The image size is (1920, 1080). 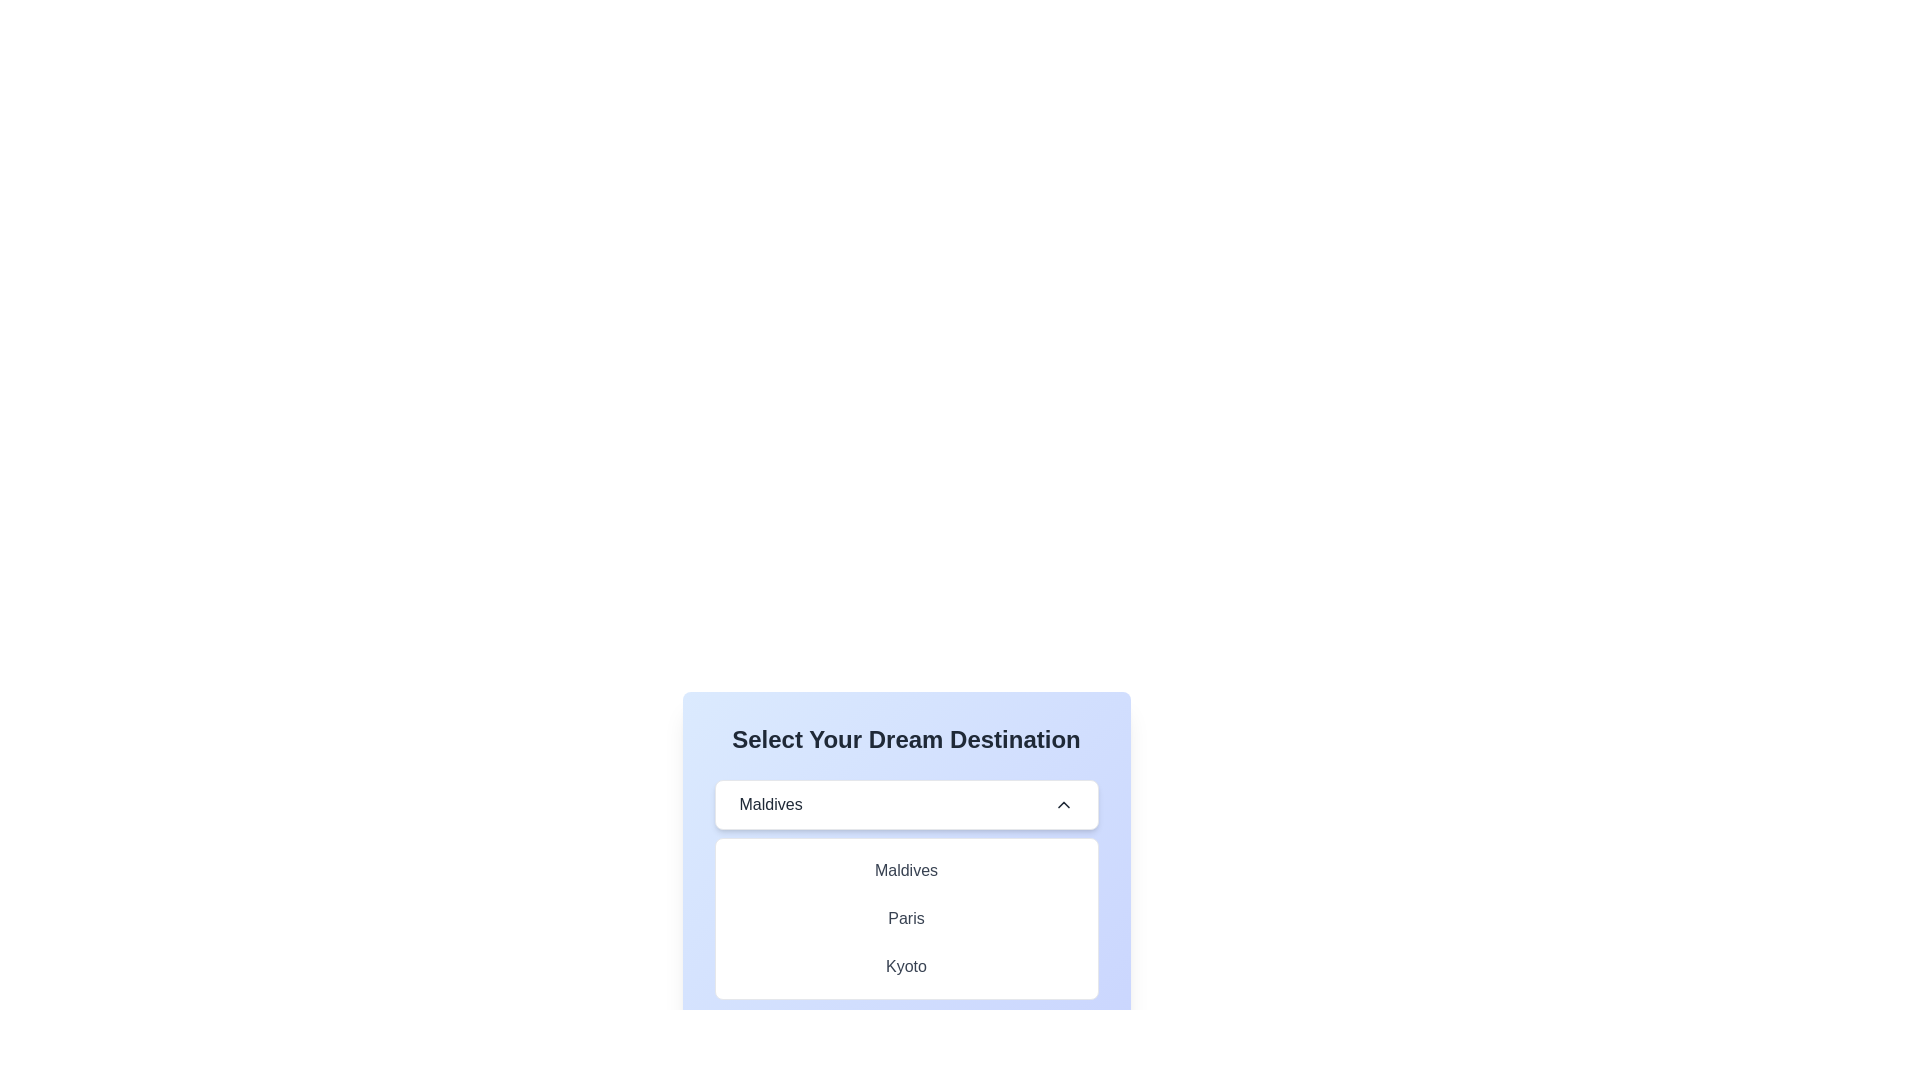 I want to click on the Dropdown menu toggle which displays the currently selected destination 'Maldives', so click(x=905, y=804).